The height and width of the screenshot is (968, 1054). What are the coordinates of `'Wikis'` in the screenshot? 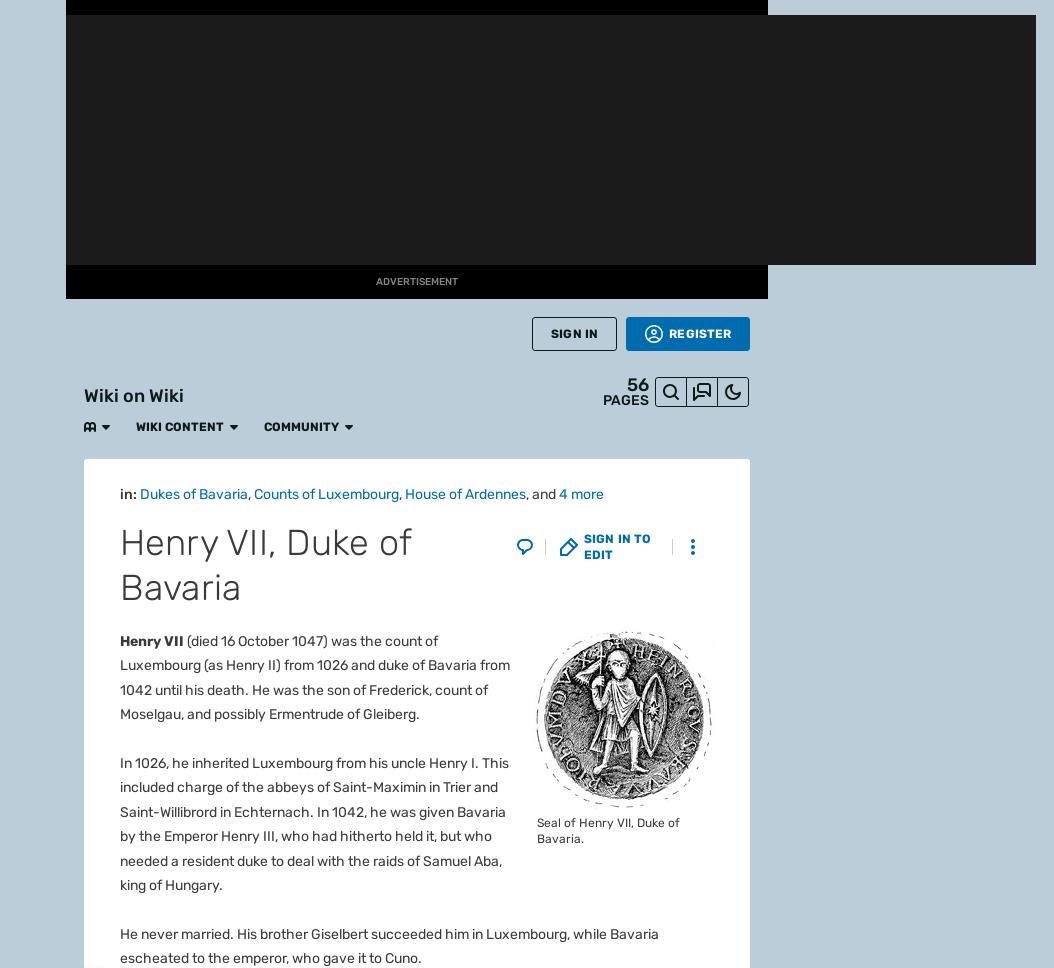 It's located at (18, 643).